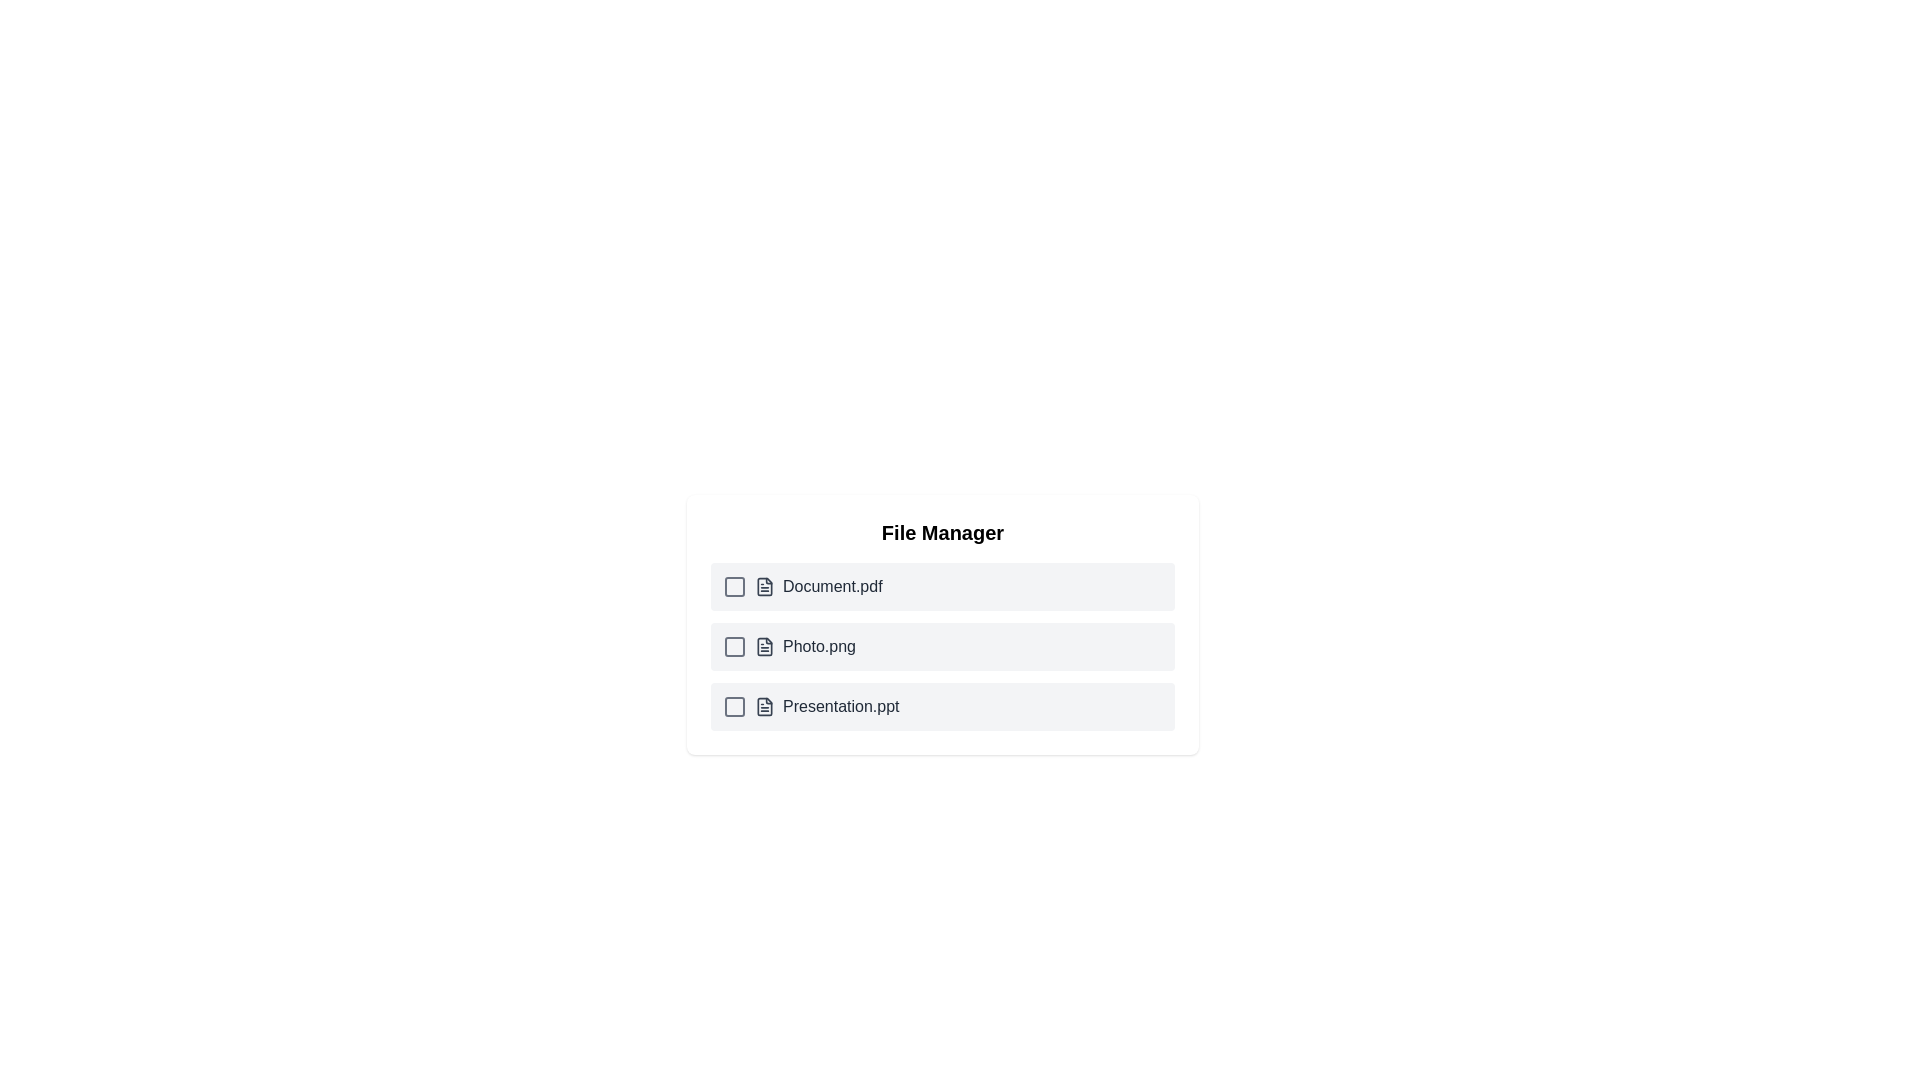 The height and width of the screenshot is (1080, 1920). What do you see at coordinates (841, 705) in the screenshot?
I see `the text label displaying 'Presentation.ppt'` at bounding box center [841, 705].